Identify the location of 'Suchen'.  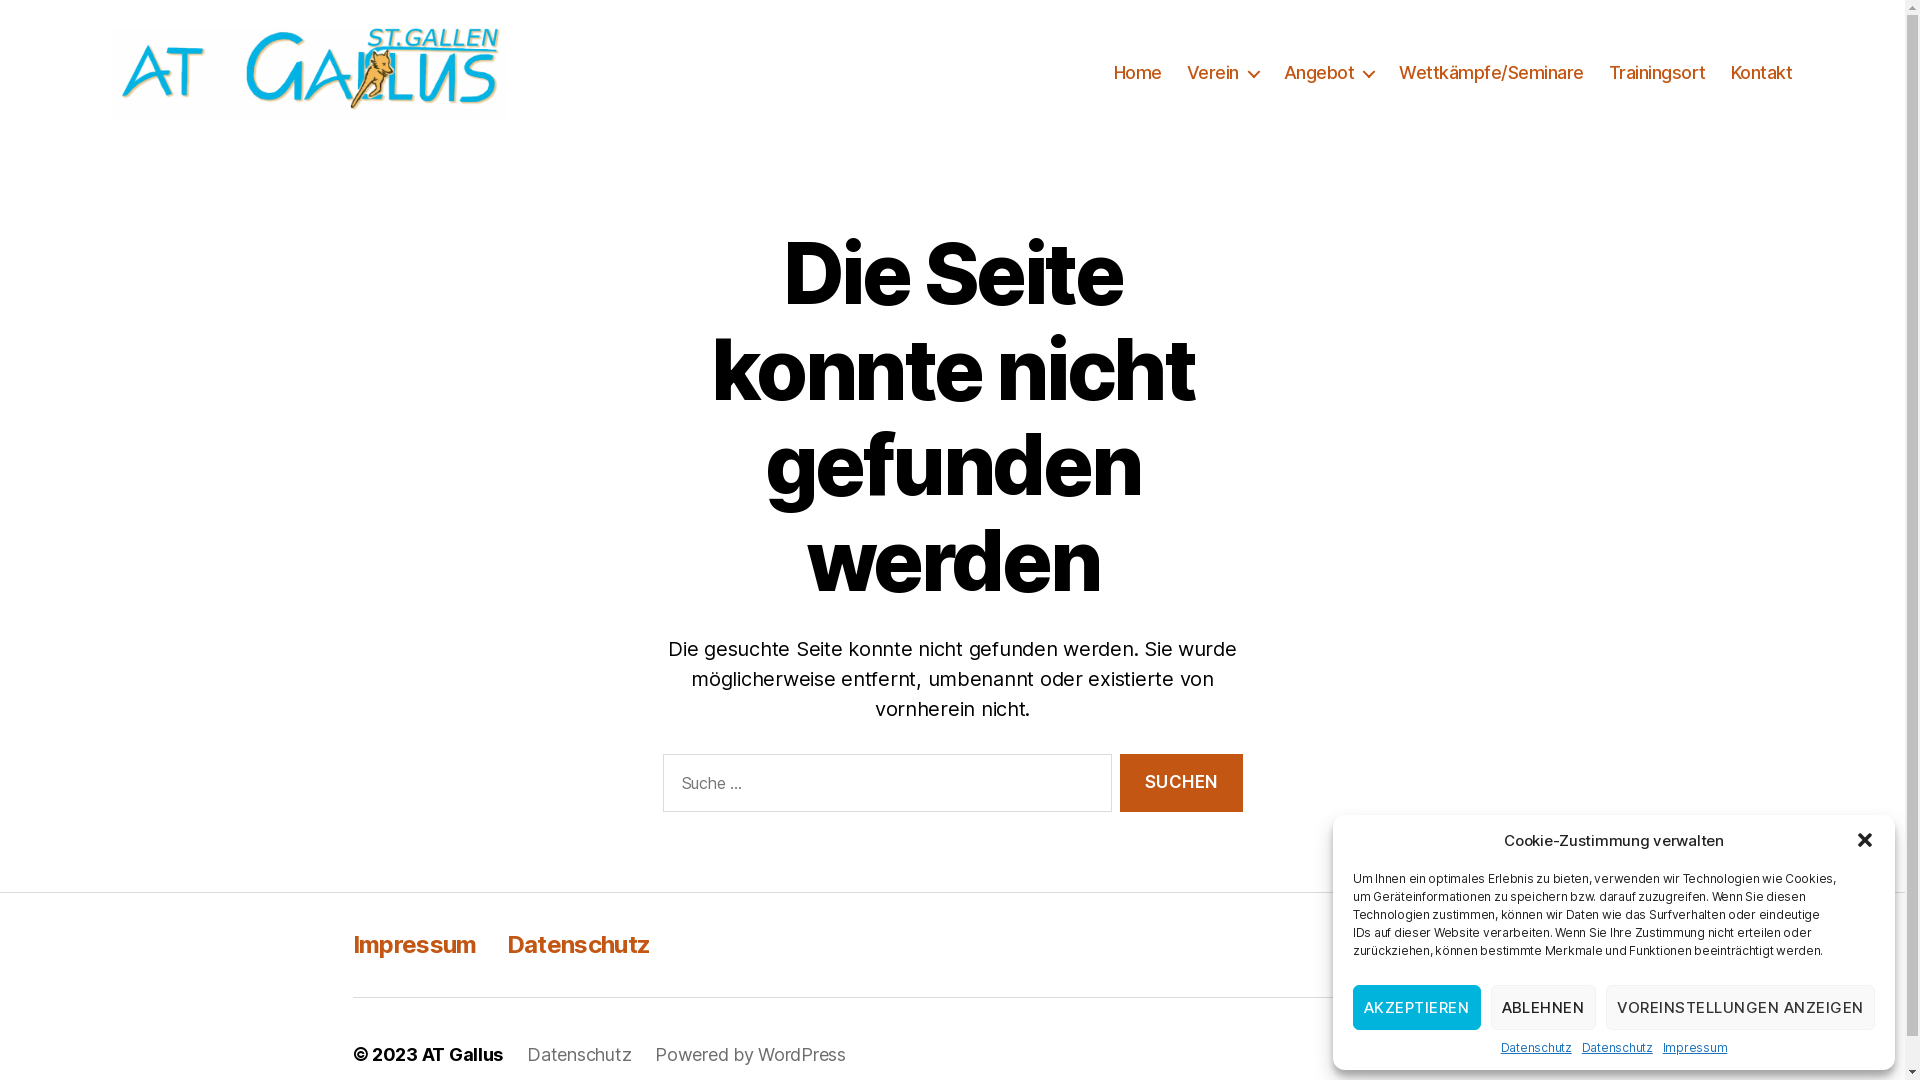
(1180, 782).